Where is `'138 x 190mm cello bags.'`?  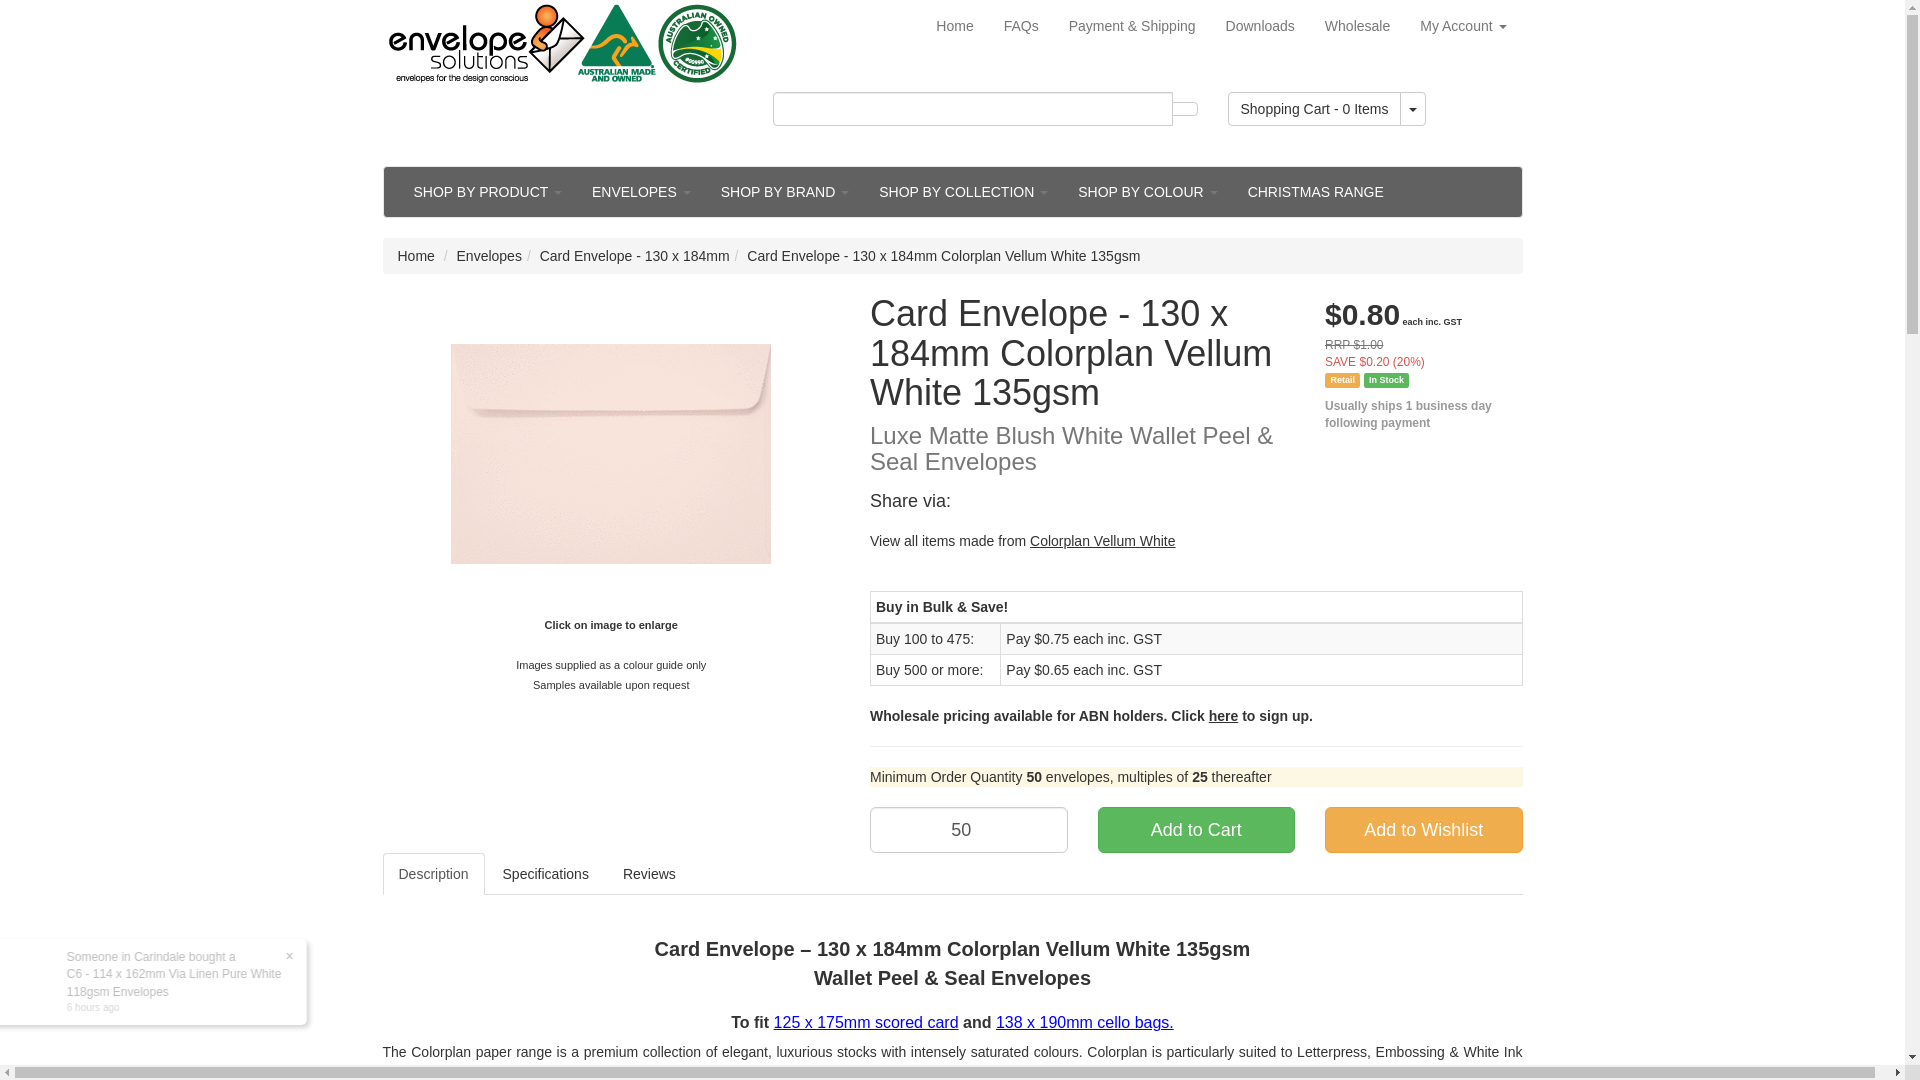 '138 x 190mm cello bags.' is located at coordinates (1083, 1022).